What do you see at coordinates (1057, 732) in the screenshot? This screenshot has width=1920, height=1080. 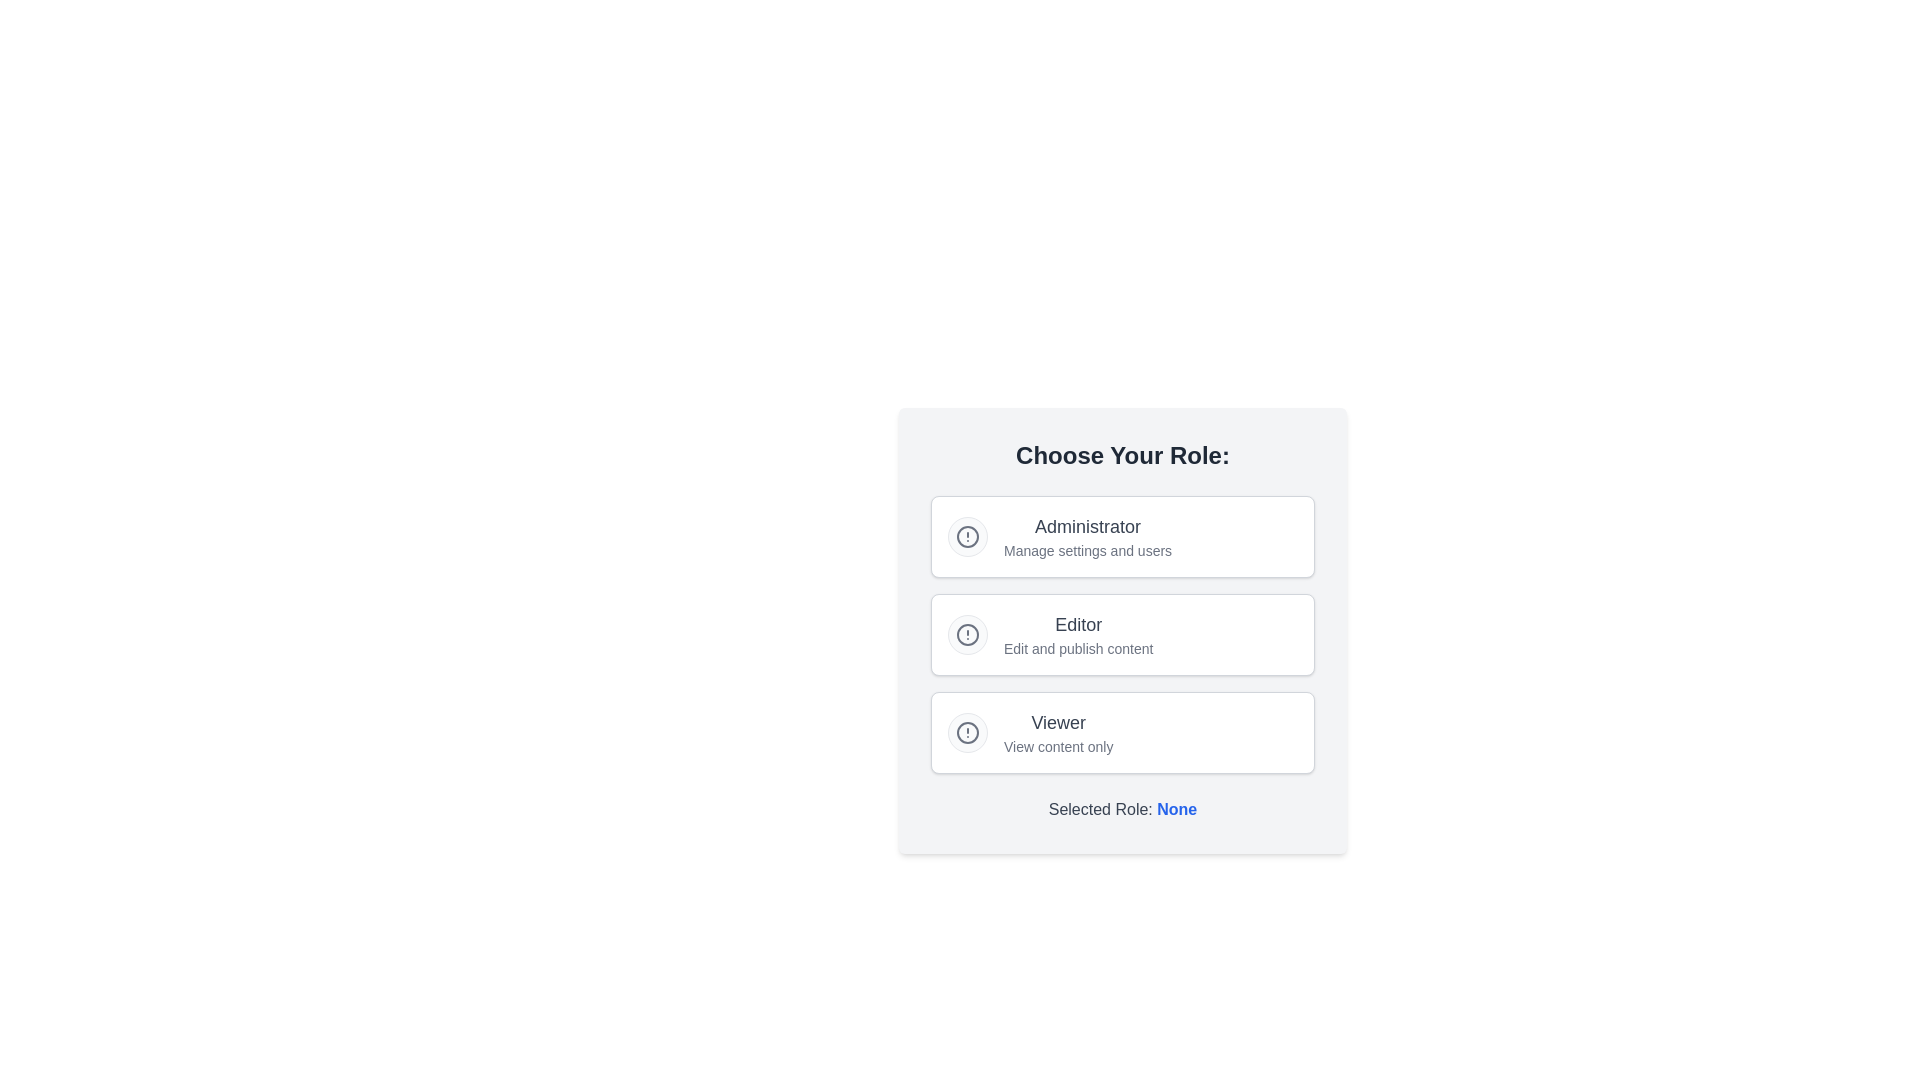 I see `text displayed in the 'Viewer' text label, which is the main title of the bottommost role selection card in a vertically-stacked list of three options` at bounding box center [1057, 732].